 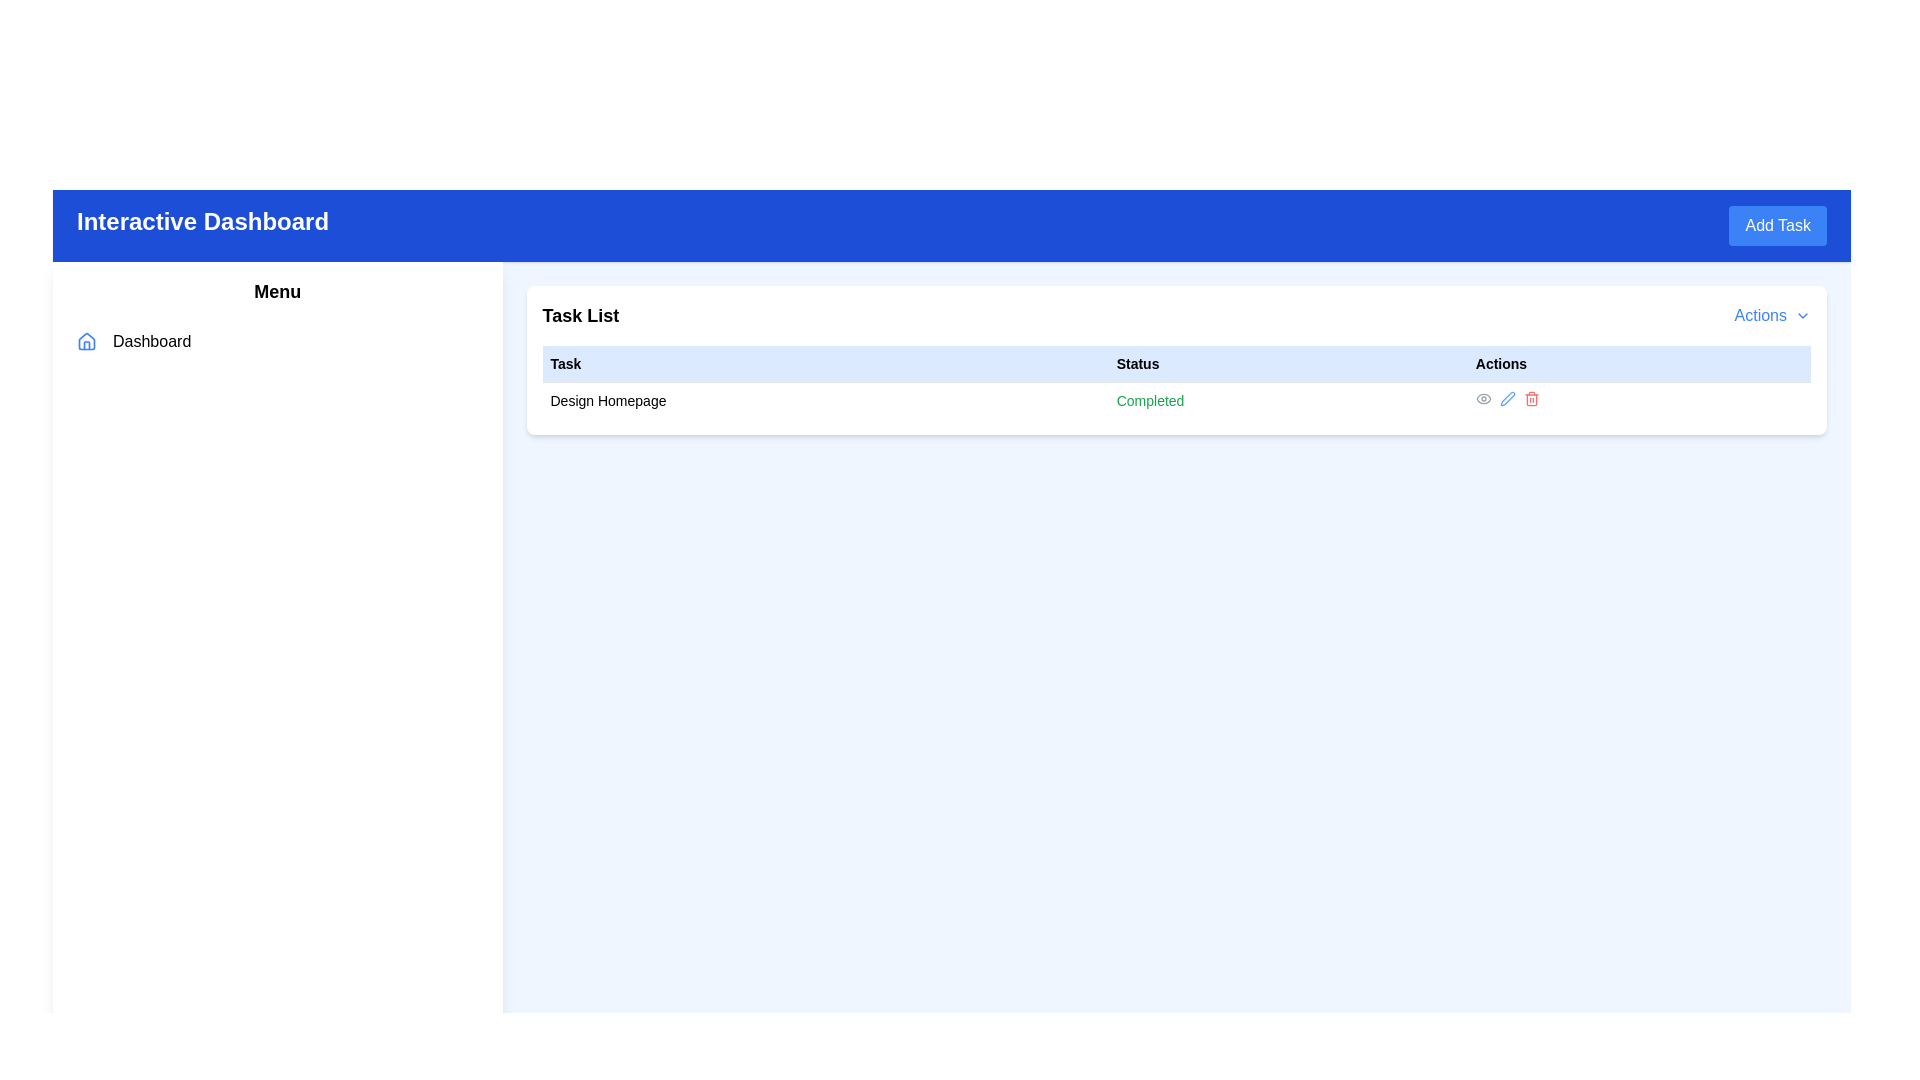 What do you see at coordinates (151, 341) in the screenshot?
I see `the 'Dashboard' text label in the left panel menu to trigger any hover effects` at bounding box center [151, 341].